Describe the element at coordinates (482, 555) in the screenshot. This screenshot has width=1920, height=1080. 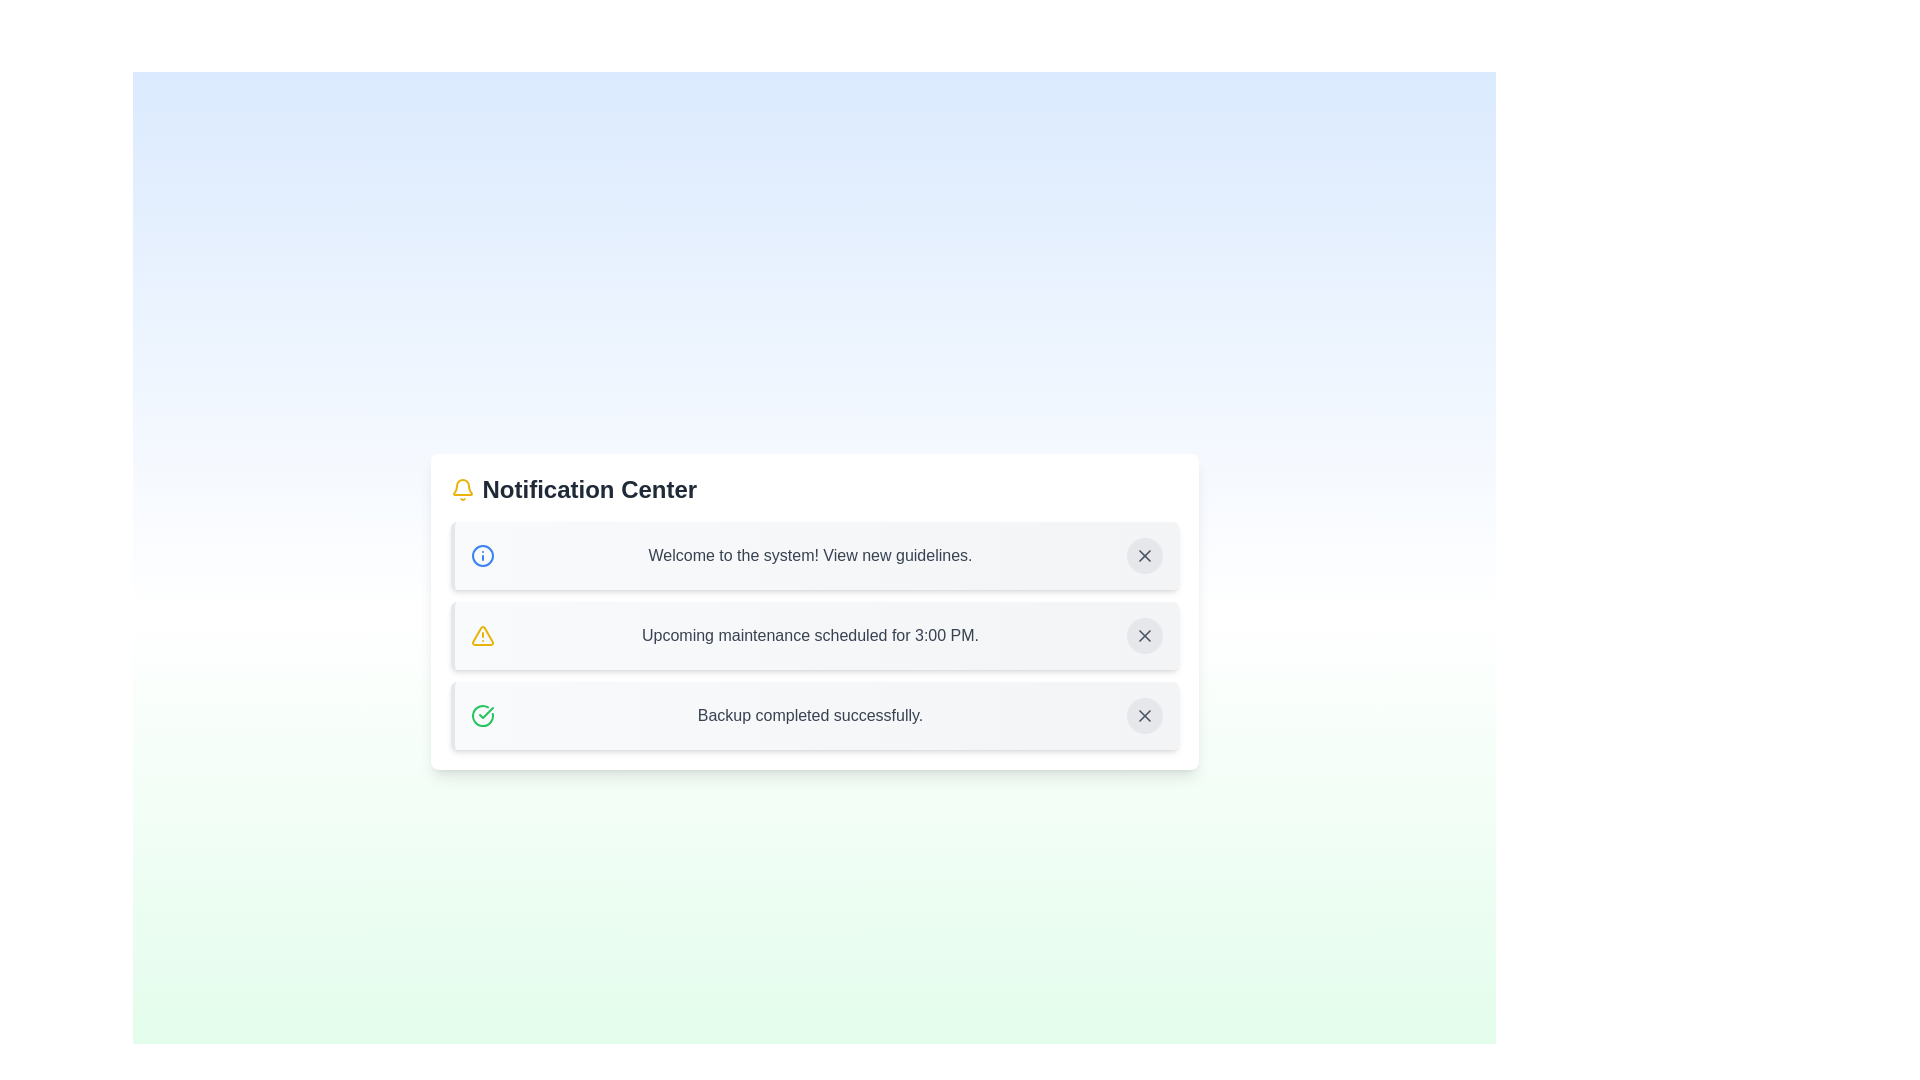
I see `the circular icon with a blue outline located on the left side of the first notification bar in the Notification Center panel, adjacent to the text 'Welcome to the system! View new guidelines.'` at that location.